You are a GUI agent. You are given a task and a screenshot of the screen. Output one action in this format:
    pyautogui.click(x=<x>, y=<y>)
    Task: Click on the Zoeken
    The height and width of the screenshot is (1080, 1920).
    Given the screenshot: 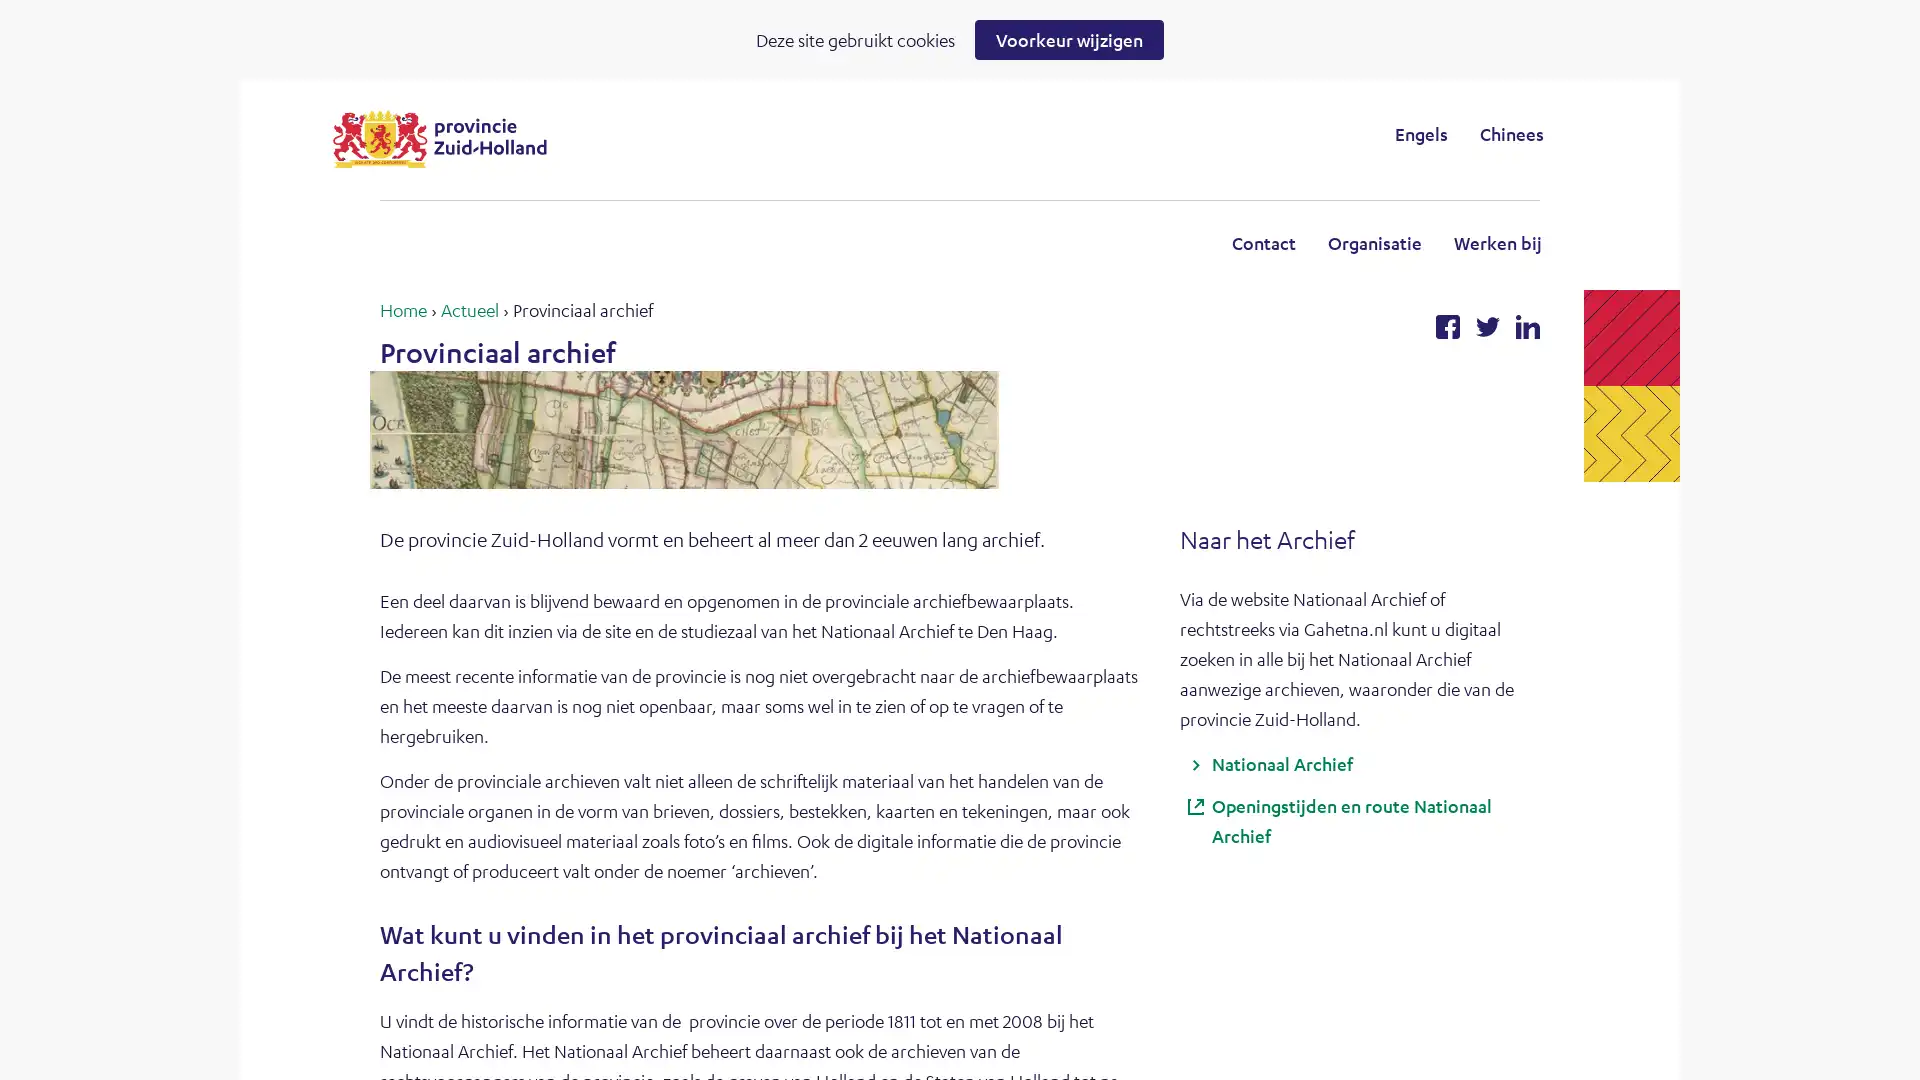 What is the action you would take?
    pyautogui.click(x=1124, y=133)
    